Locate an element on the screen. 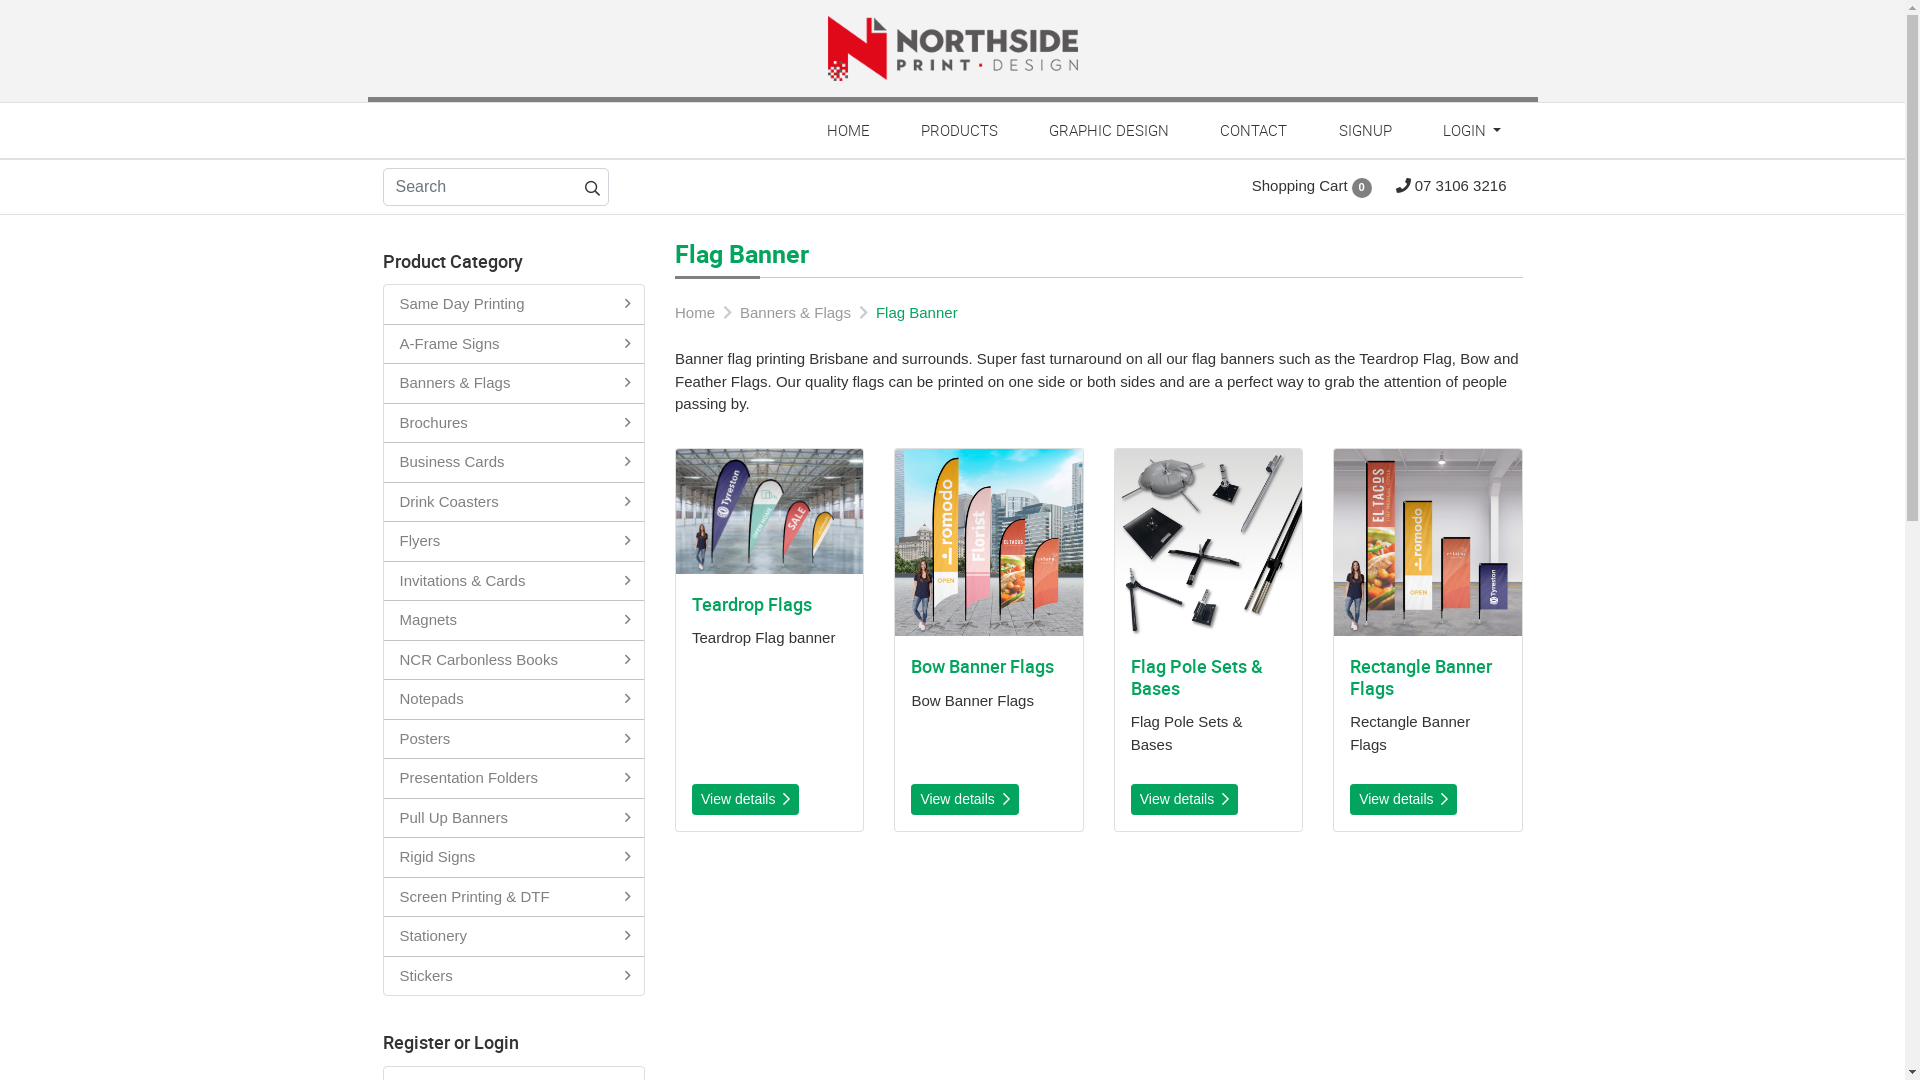 This screenshot has width=1920, height=1080. 'Invitations & Cards' is located at coordinates (514, 581).